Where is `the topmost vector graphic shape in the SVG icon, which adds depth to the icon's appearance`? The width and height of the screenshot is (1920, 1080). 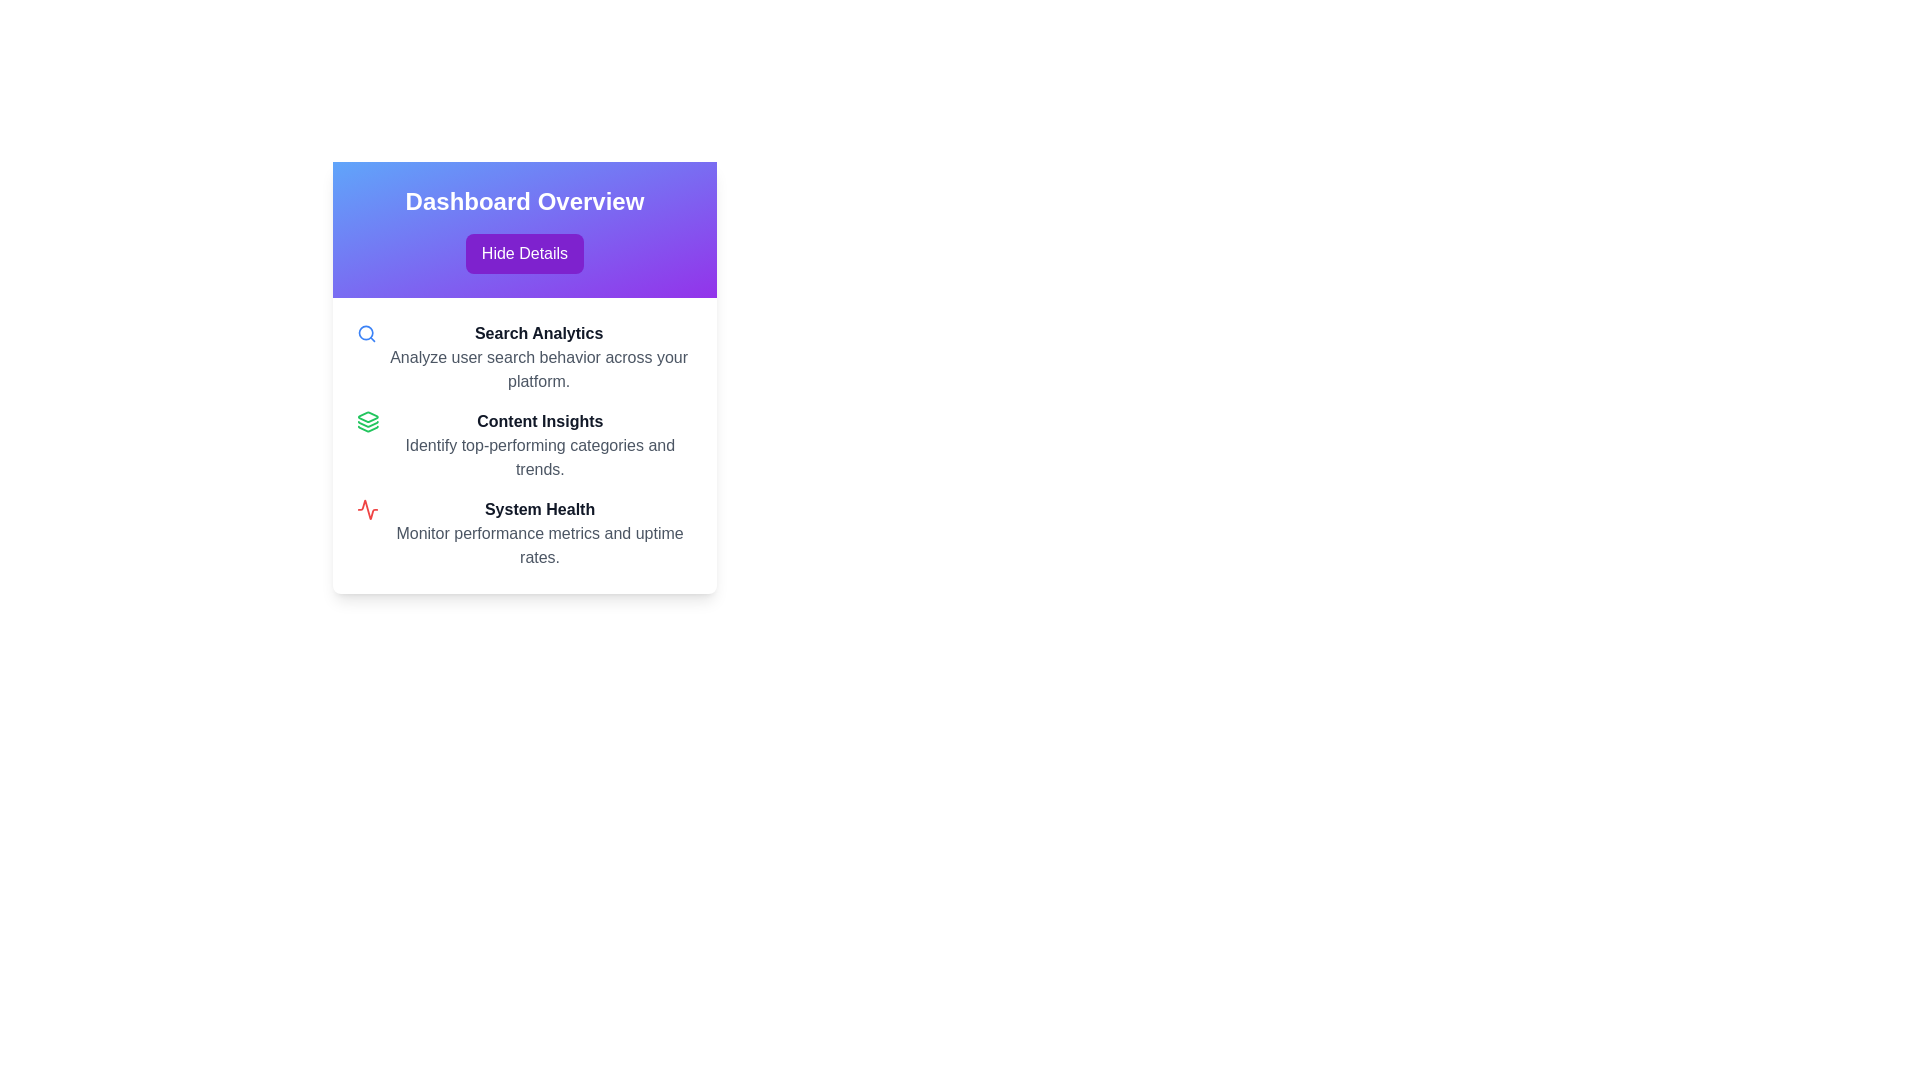 the topmost vector graphic shape in the SVG icon, which adds depth to the icon's appearance is located at coordinates (368, 416).